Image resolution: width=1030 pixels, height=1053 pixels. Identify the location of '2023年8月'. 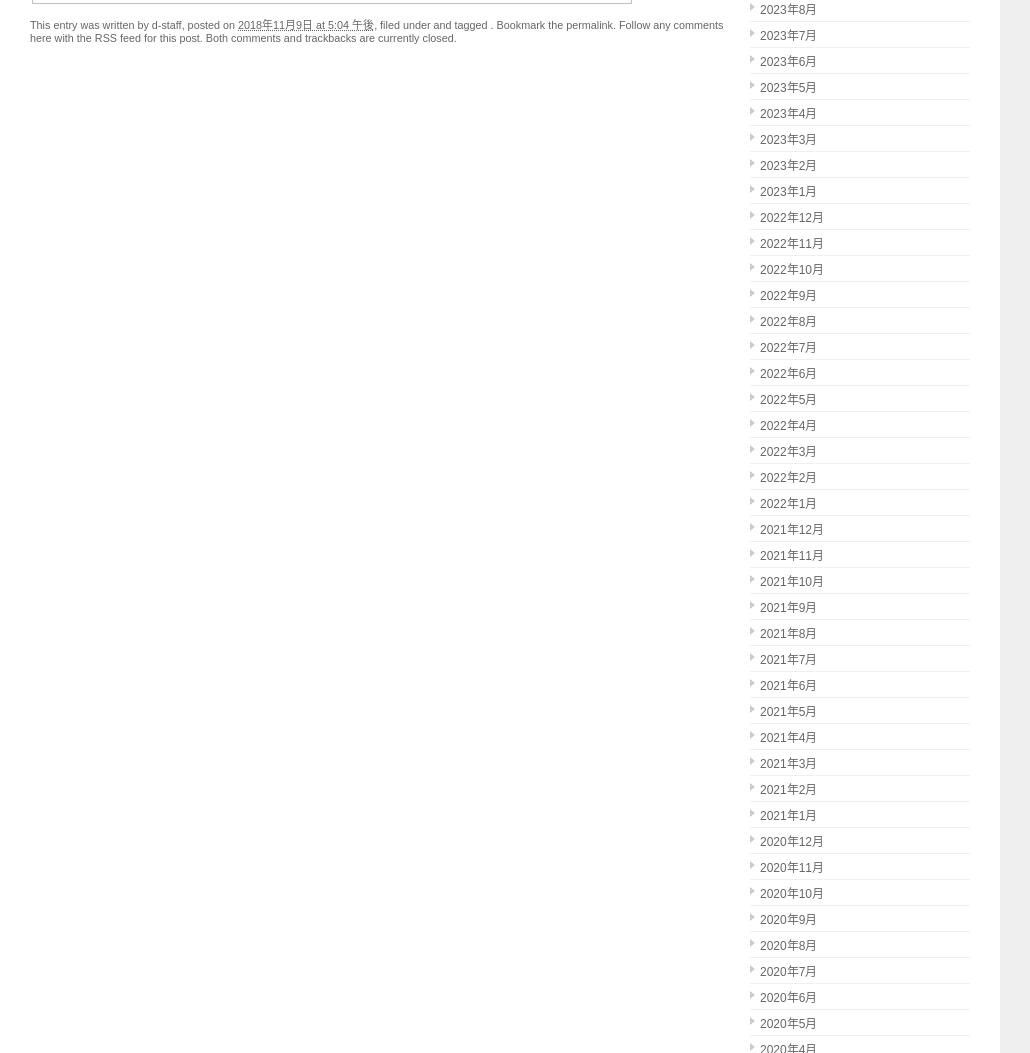
(787, 10).